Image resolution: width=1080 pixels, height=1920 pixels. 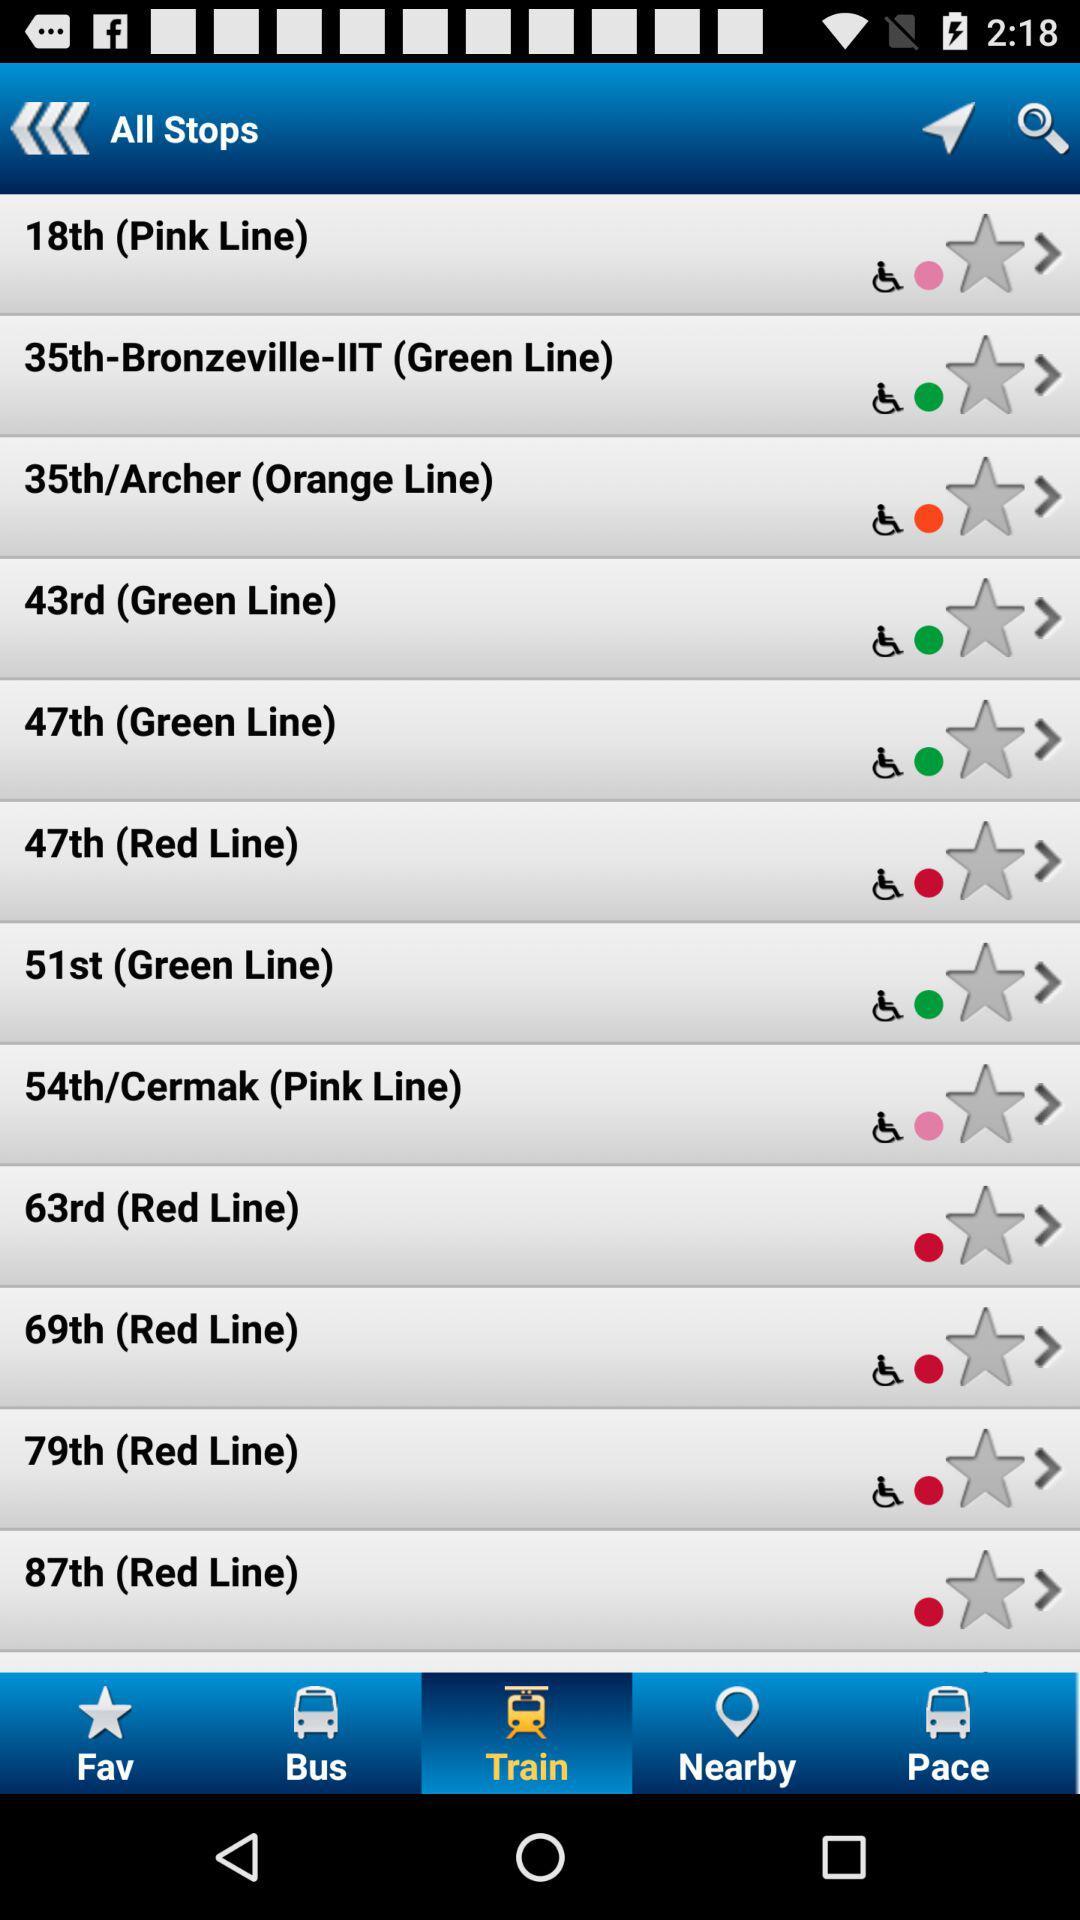 I want to click on to favorites, so click(x=984, y=860).